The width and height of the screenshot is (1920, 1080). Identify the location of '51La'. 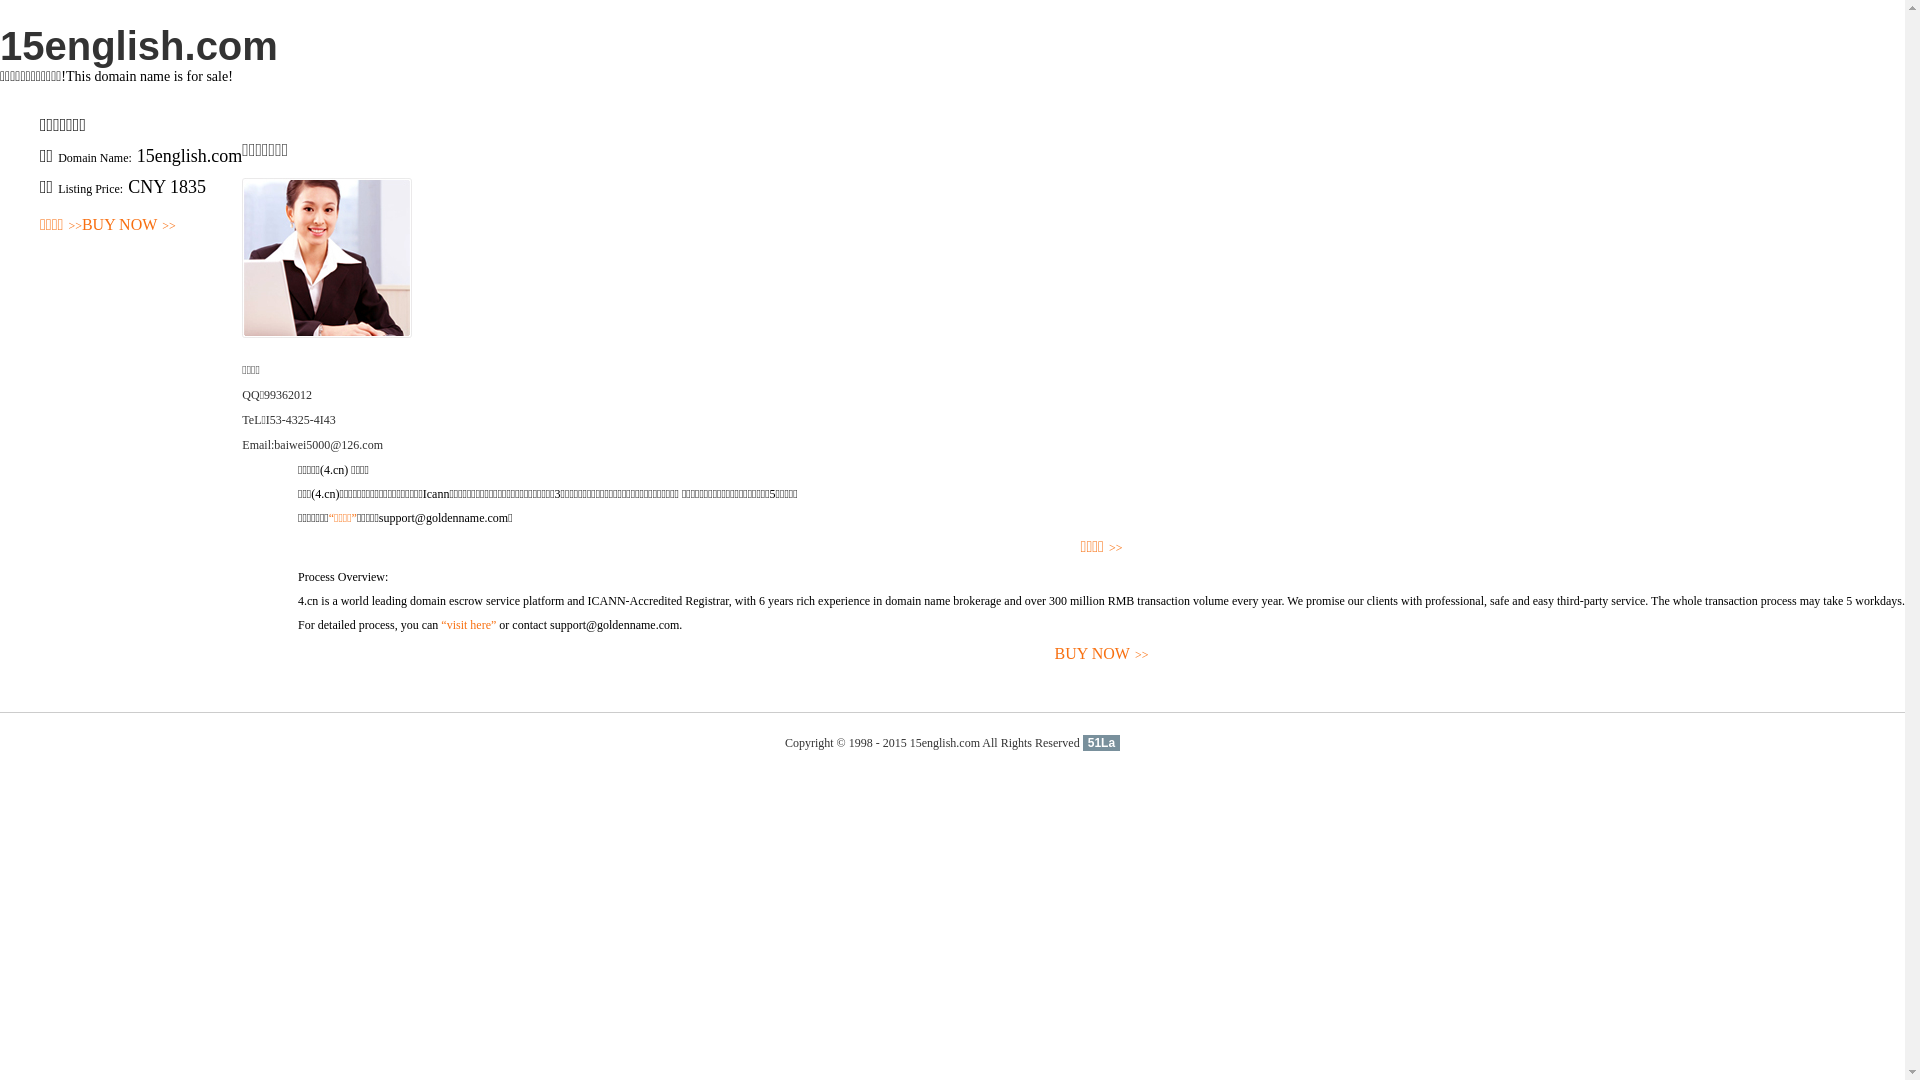
(1100, 743).